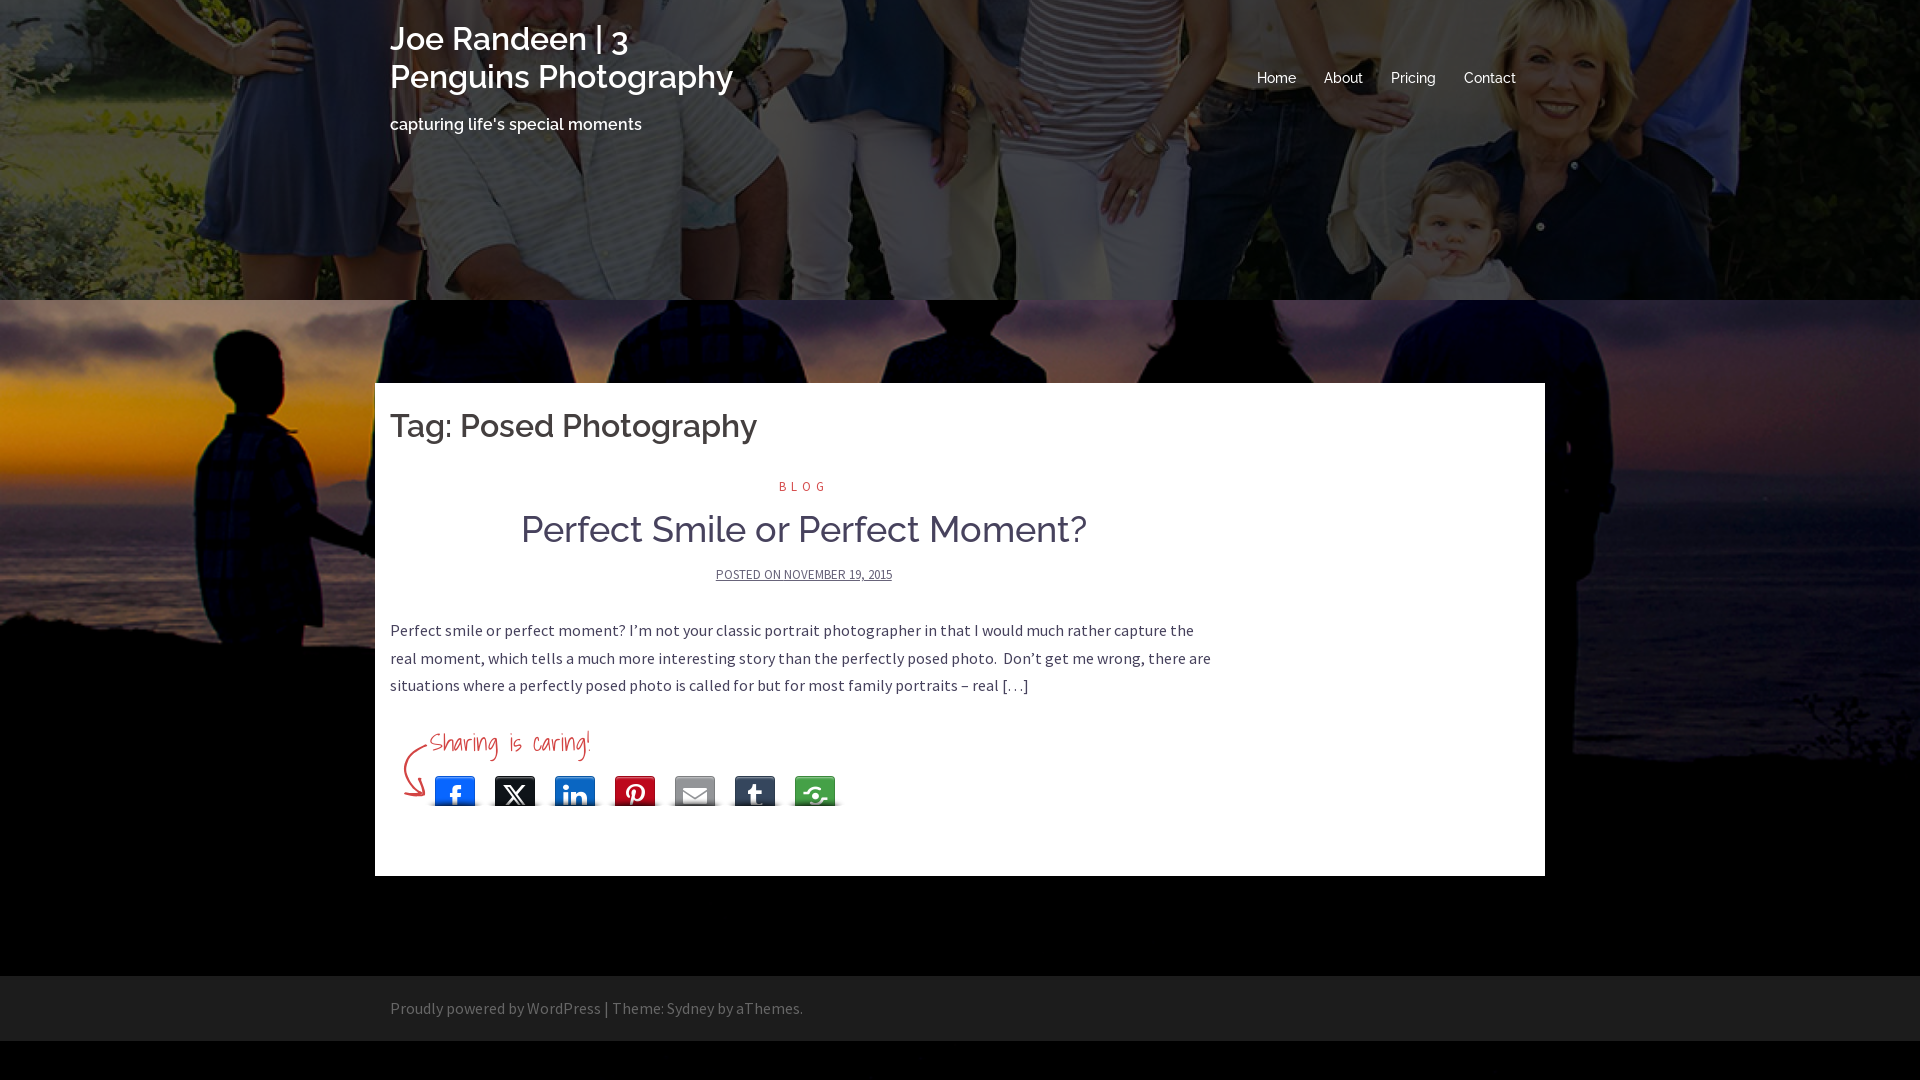 The height and width of the screenshot is (1080, 1920). What do you see at coordinates (0, 0) in the screenshot?
I see `'Skip to content'` at bounding box center [0, 0].